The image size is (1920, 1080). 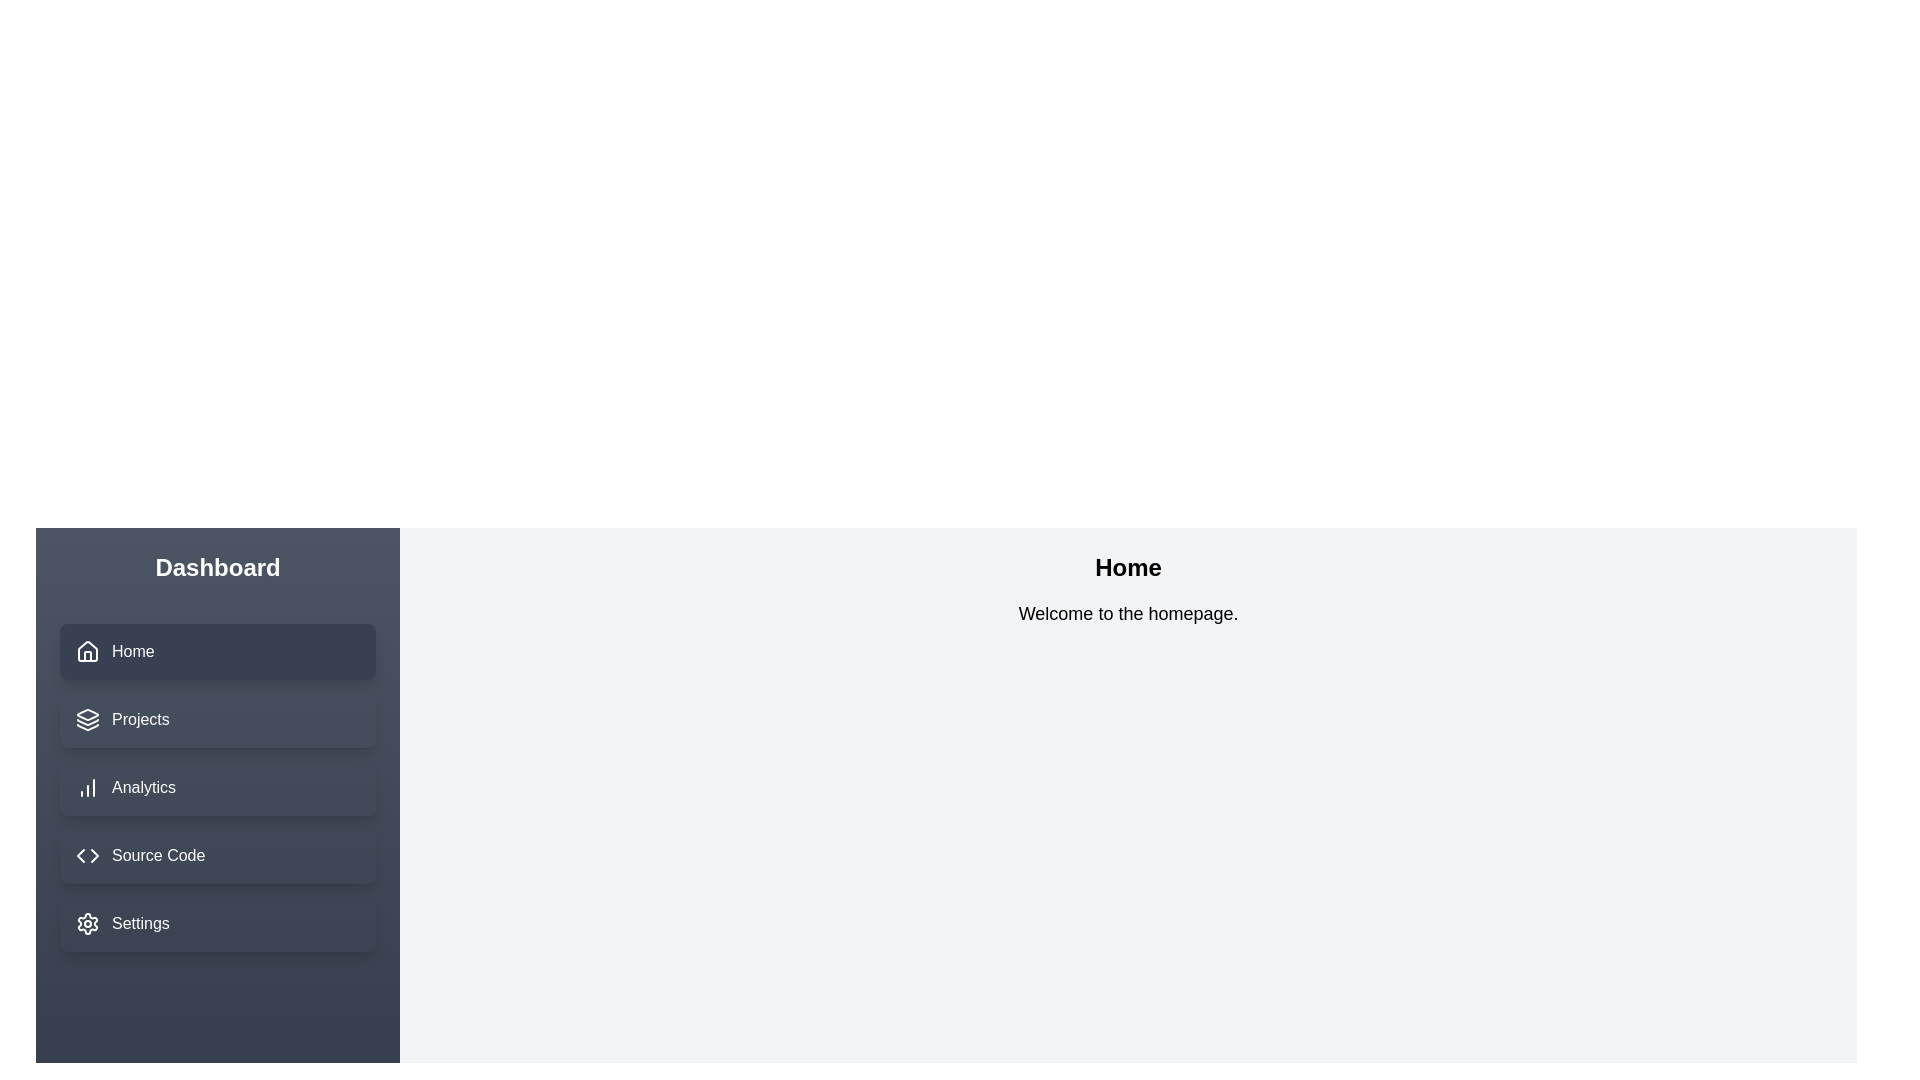 What do you see at coordinates (86, 924) in the screenshot?
I see `the gear icon located in the navigation menu at the bottom section, adjacent to the 'Settings' label` at bounding box center [86, 924].